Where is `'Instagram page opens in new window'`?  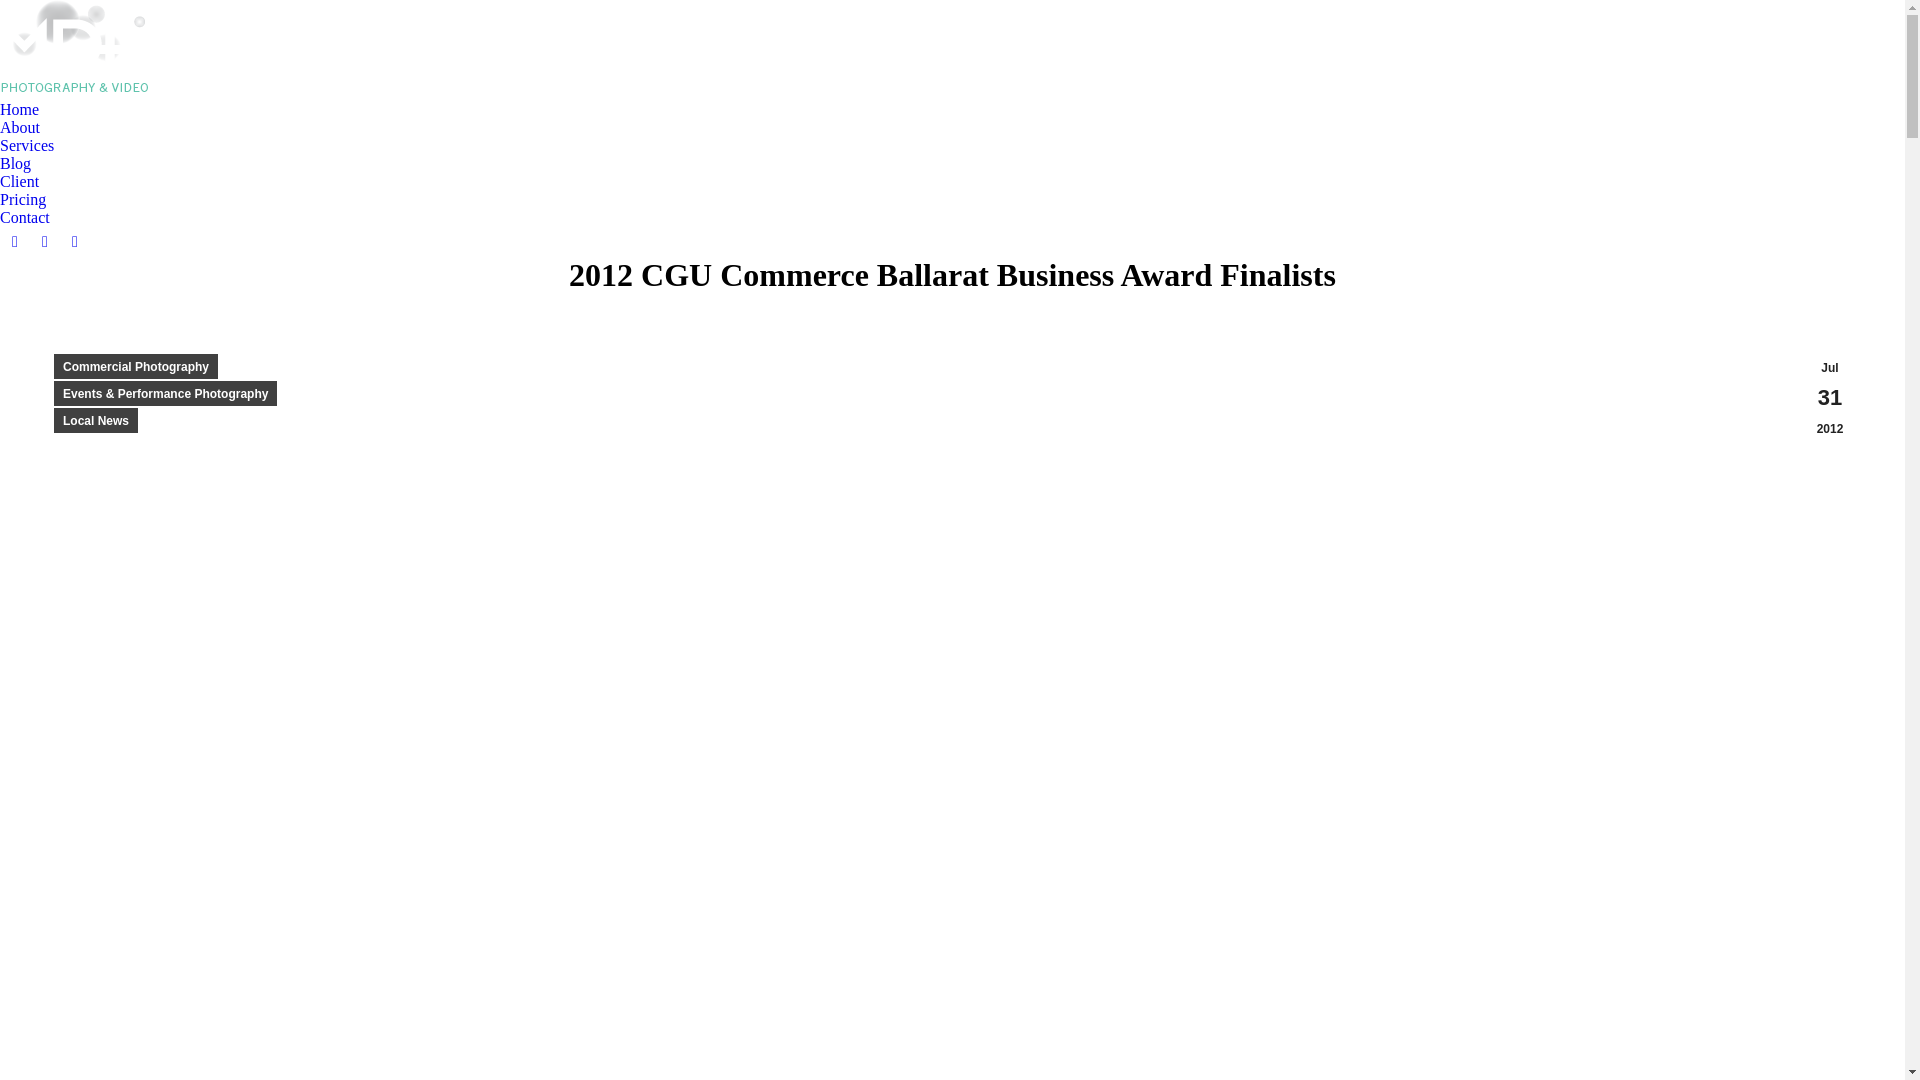 'Instagram page opens in new window' is located at coordinates (75, 241).